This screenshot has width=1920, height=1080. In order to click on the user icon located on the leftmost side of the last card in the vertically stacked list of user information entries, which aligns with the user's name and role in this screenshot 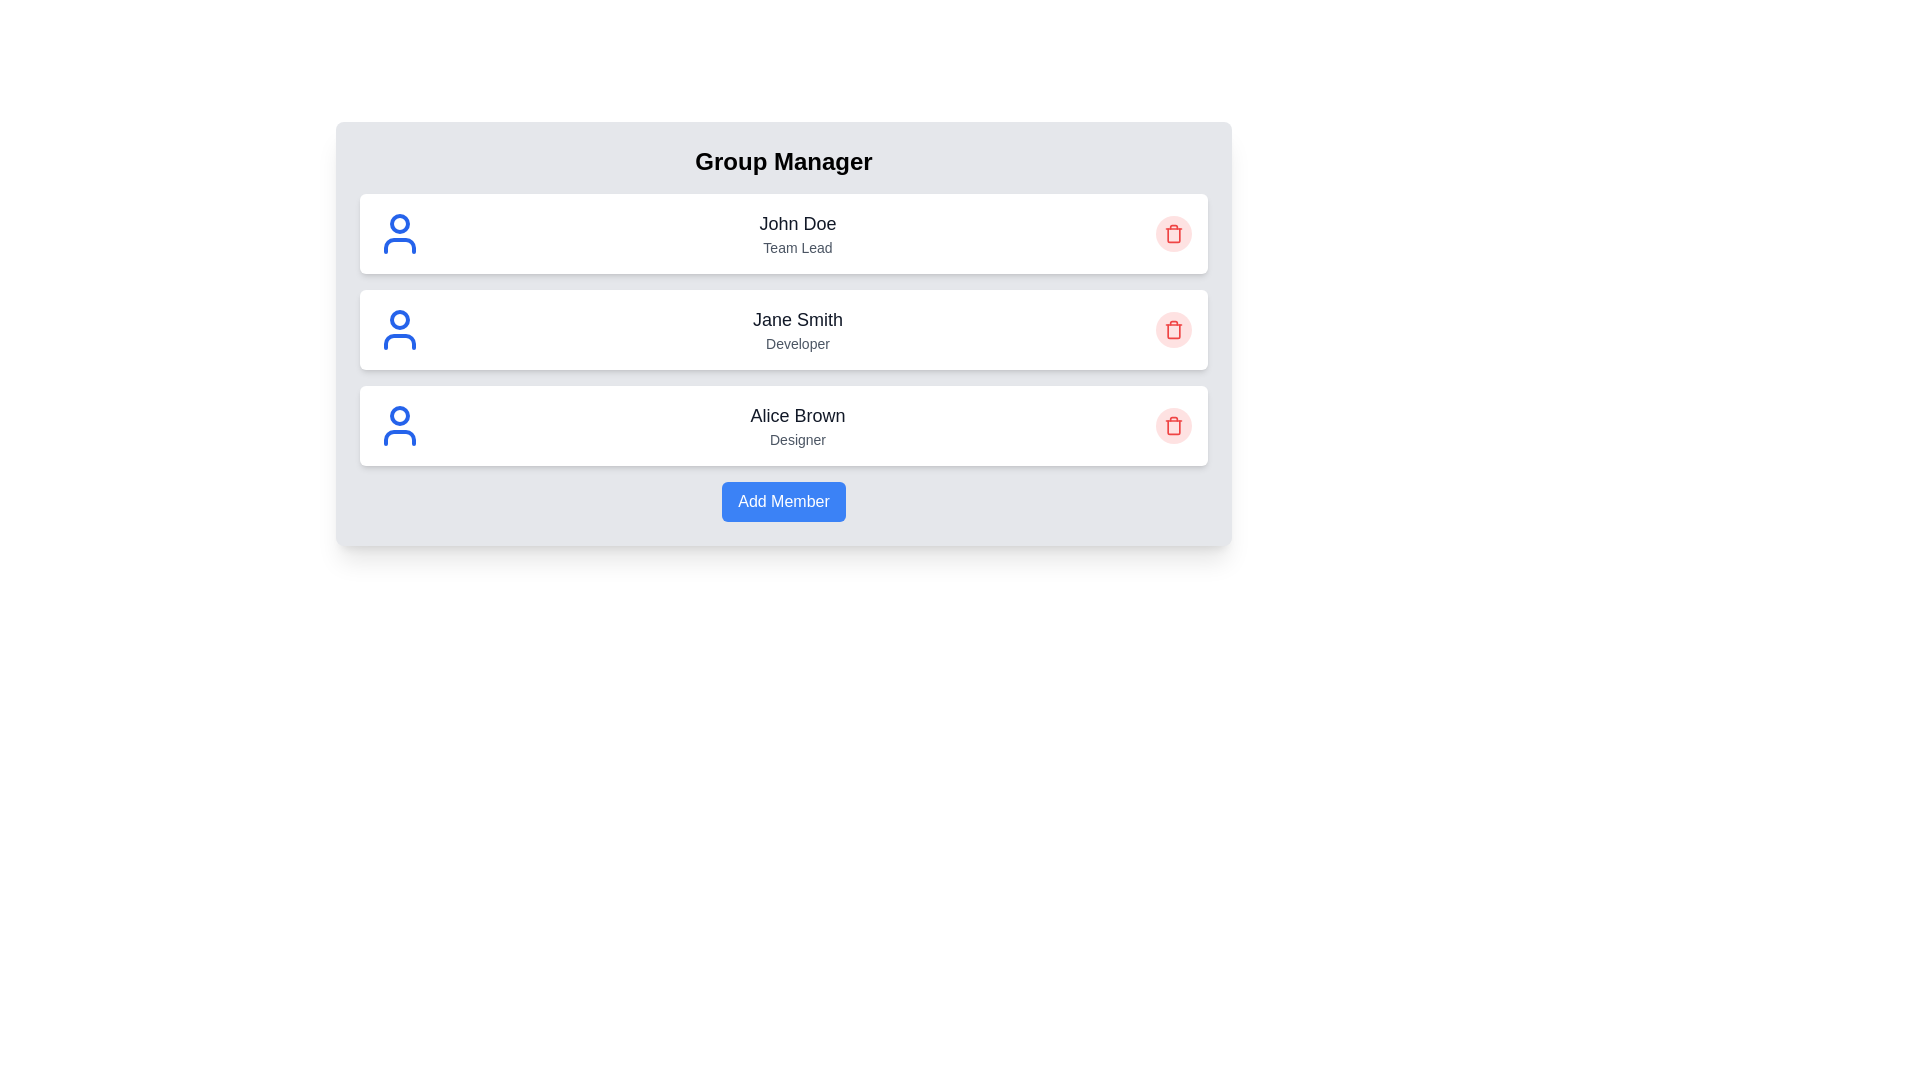, I will do `click(399, 424)`.